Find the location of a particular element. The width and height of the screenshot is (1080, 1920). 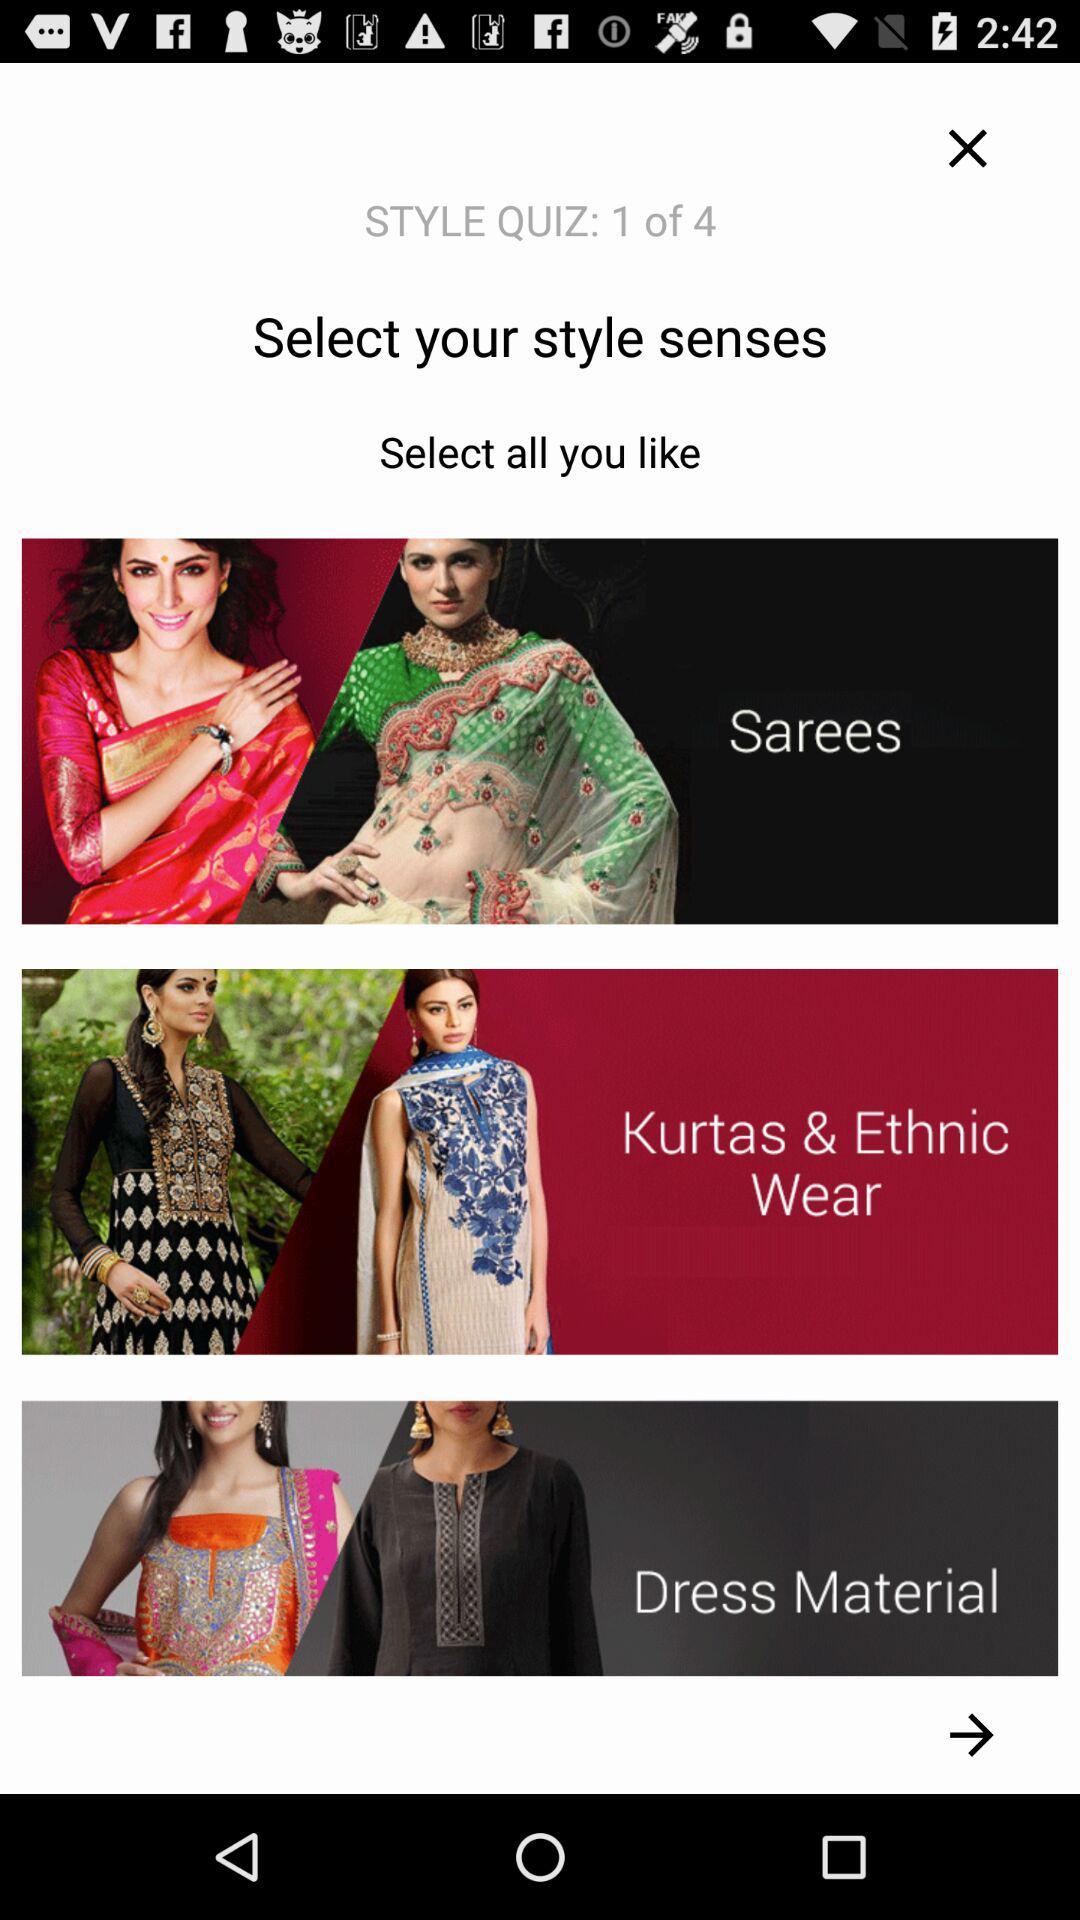

icon at the bottom right corner is located at coordinates (971, 1734).